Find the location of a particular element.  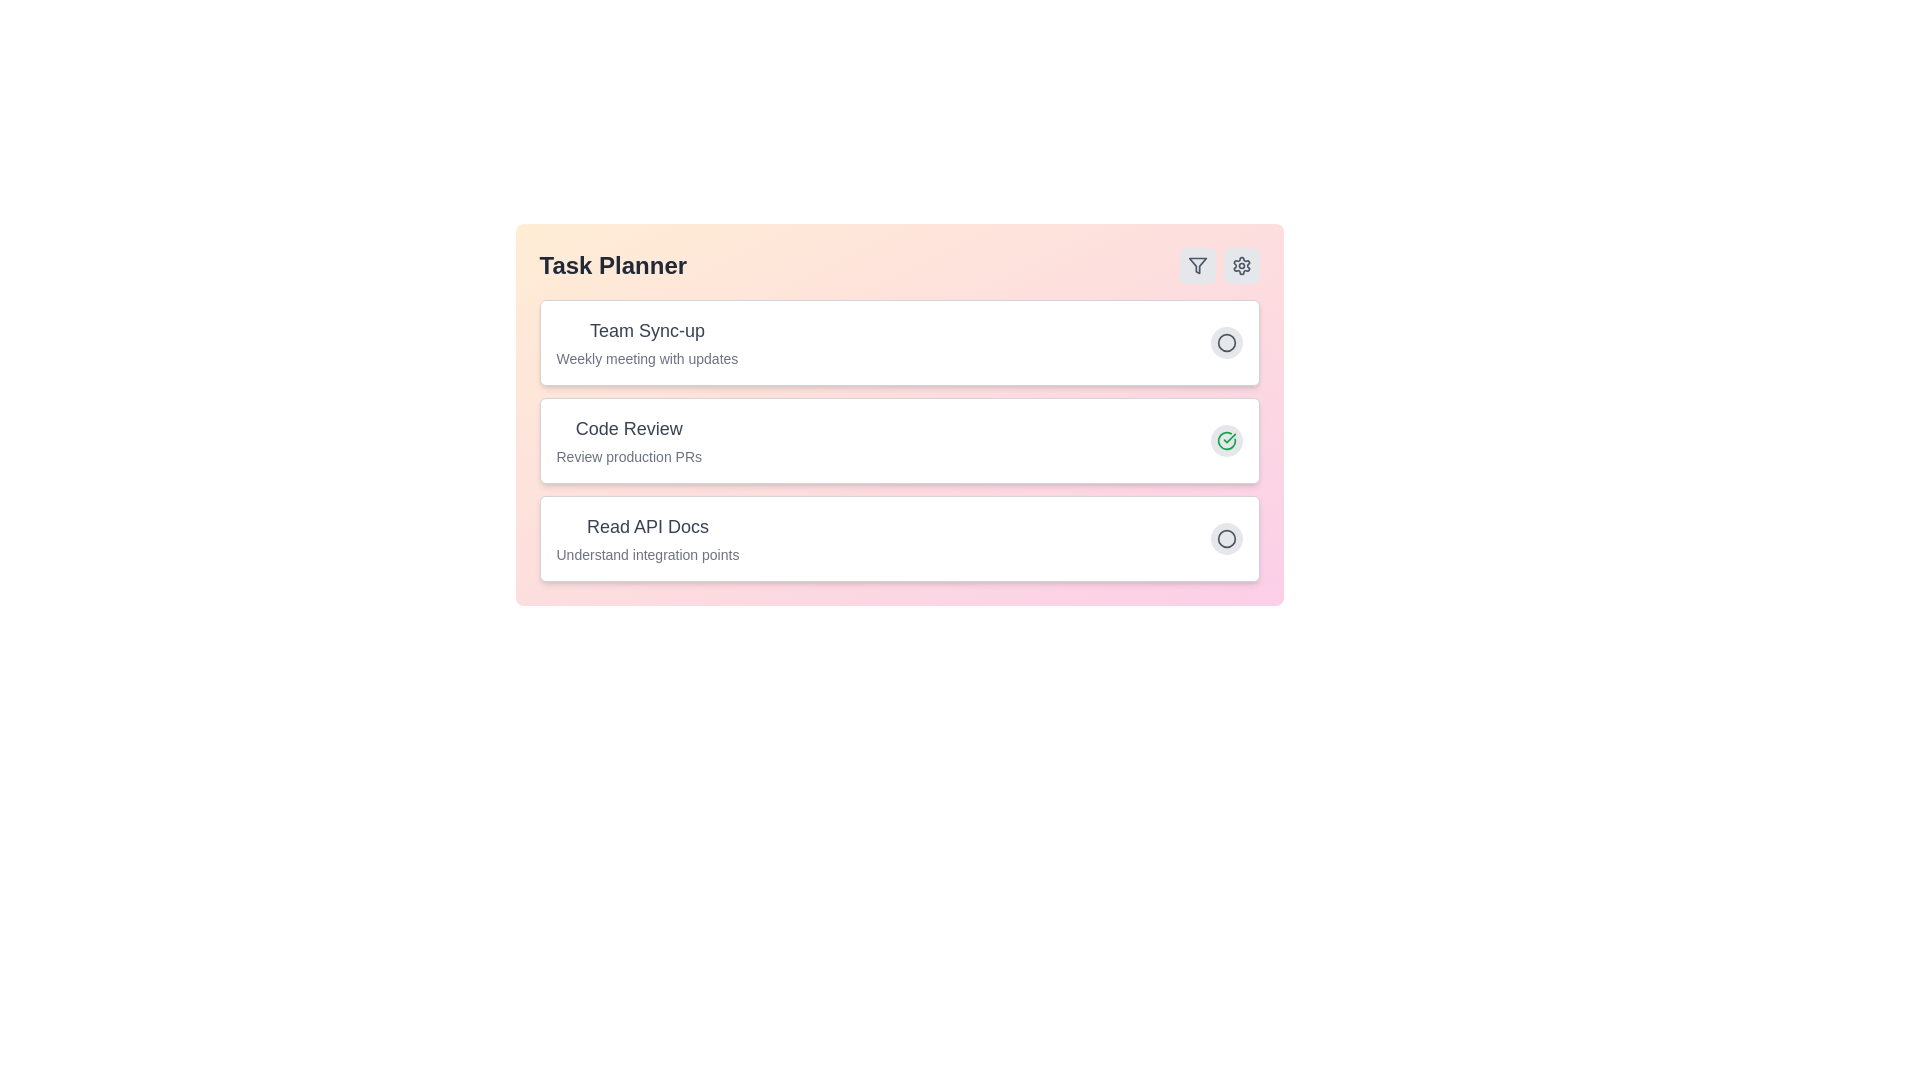

the task item titled 'Read API Docs' to interact with it is located at coordinates (648, 526).